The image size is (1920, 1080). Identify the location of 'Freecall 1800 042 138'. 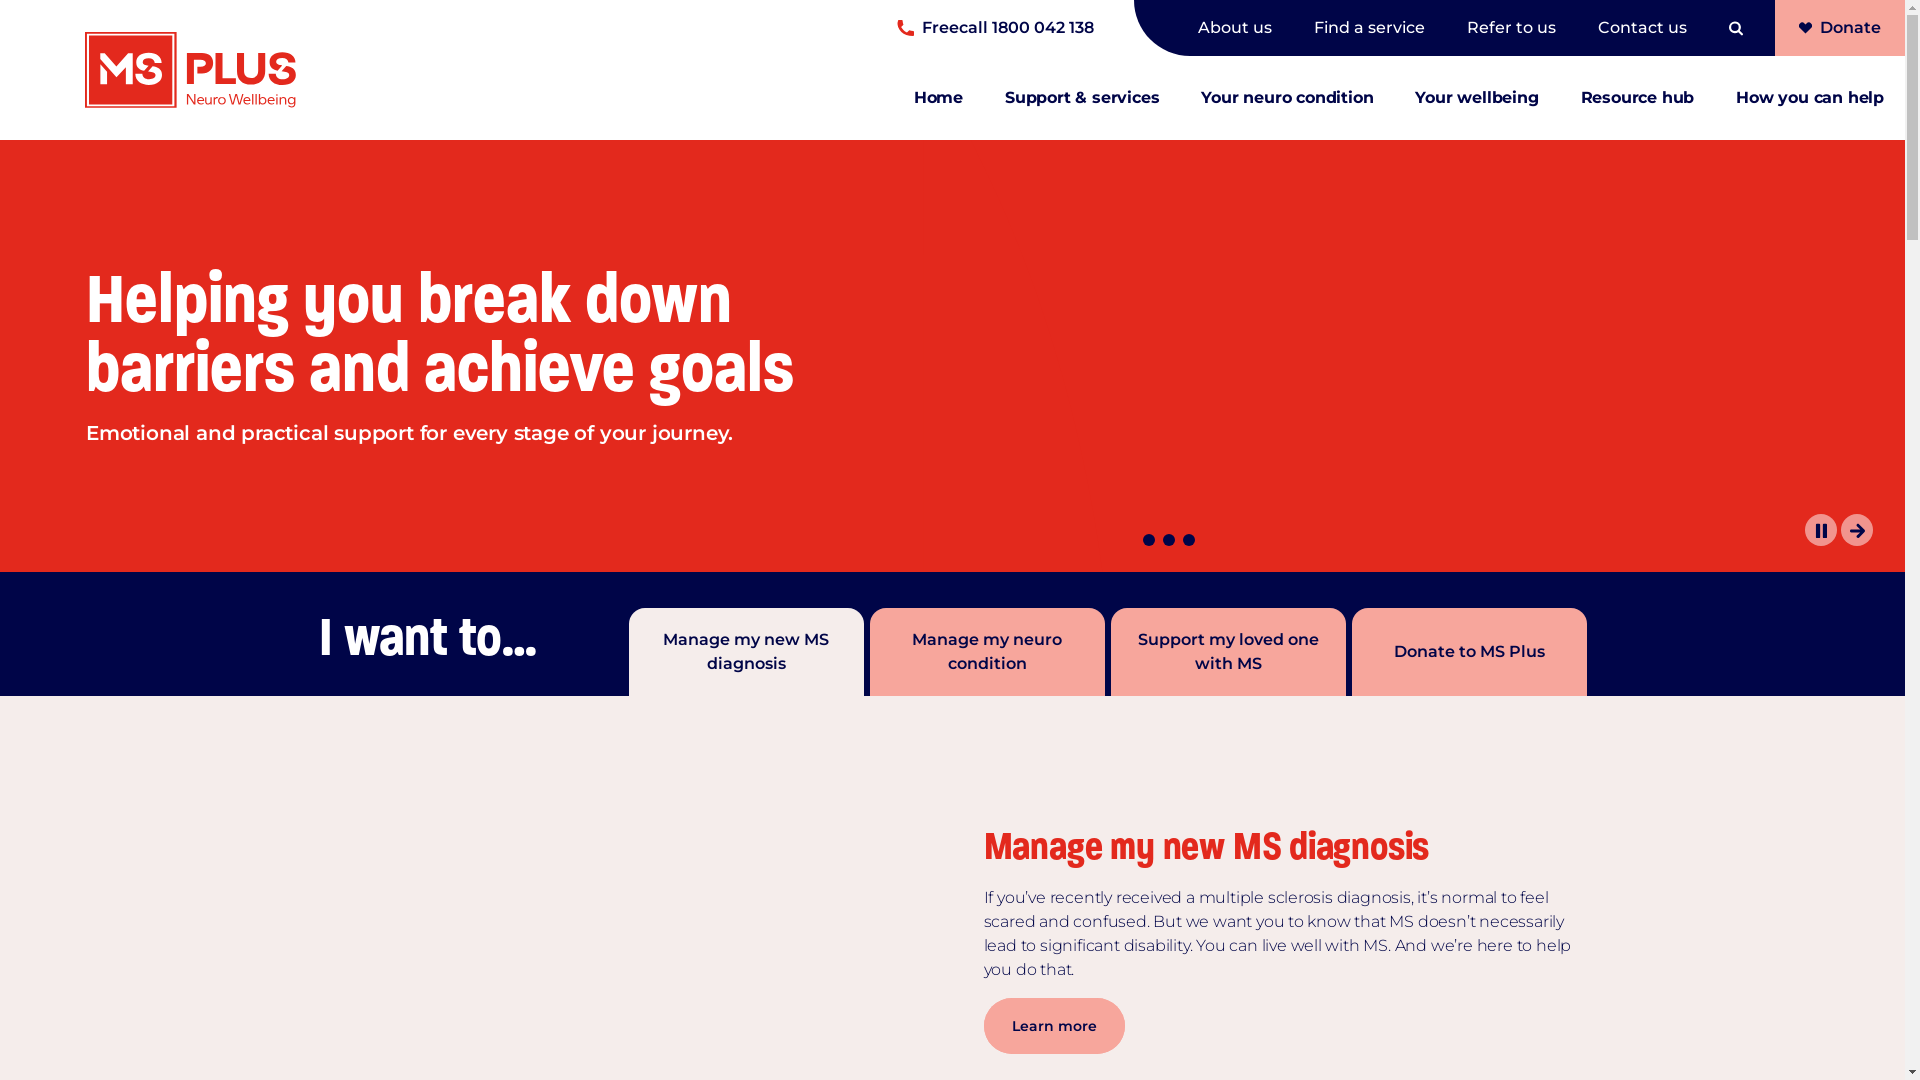
(896, 27).